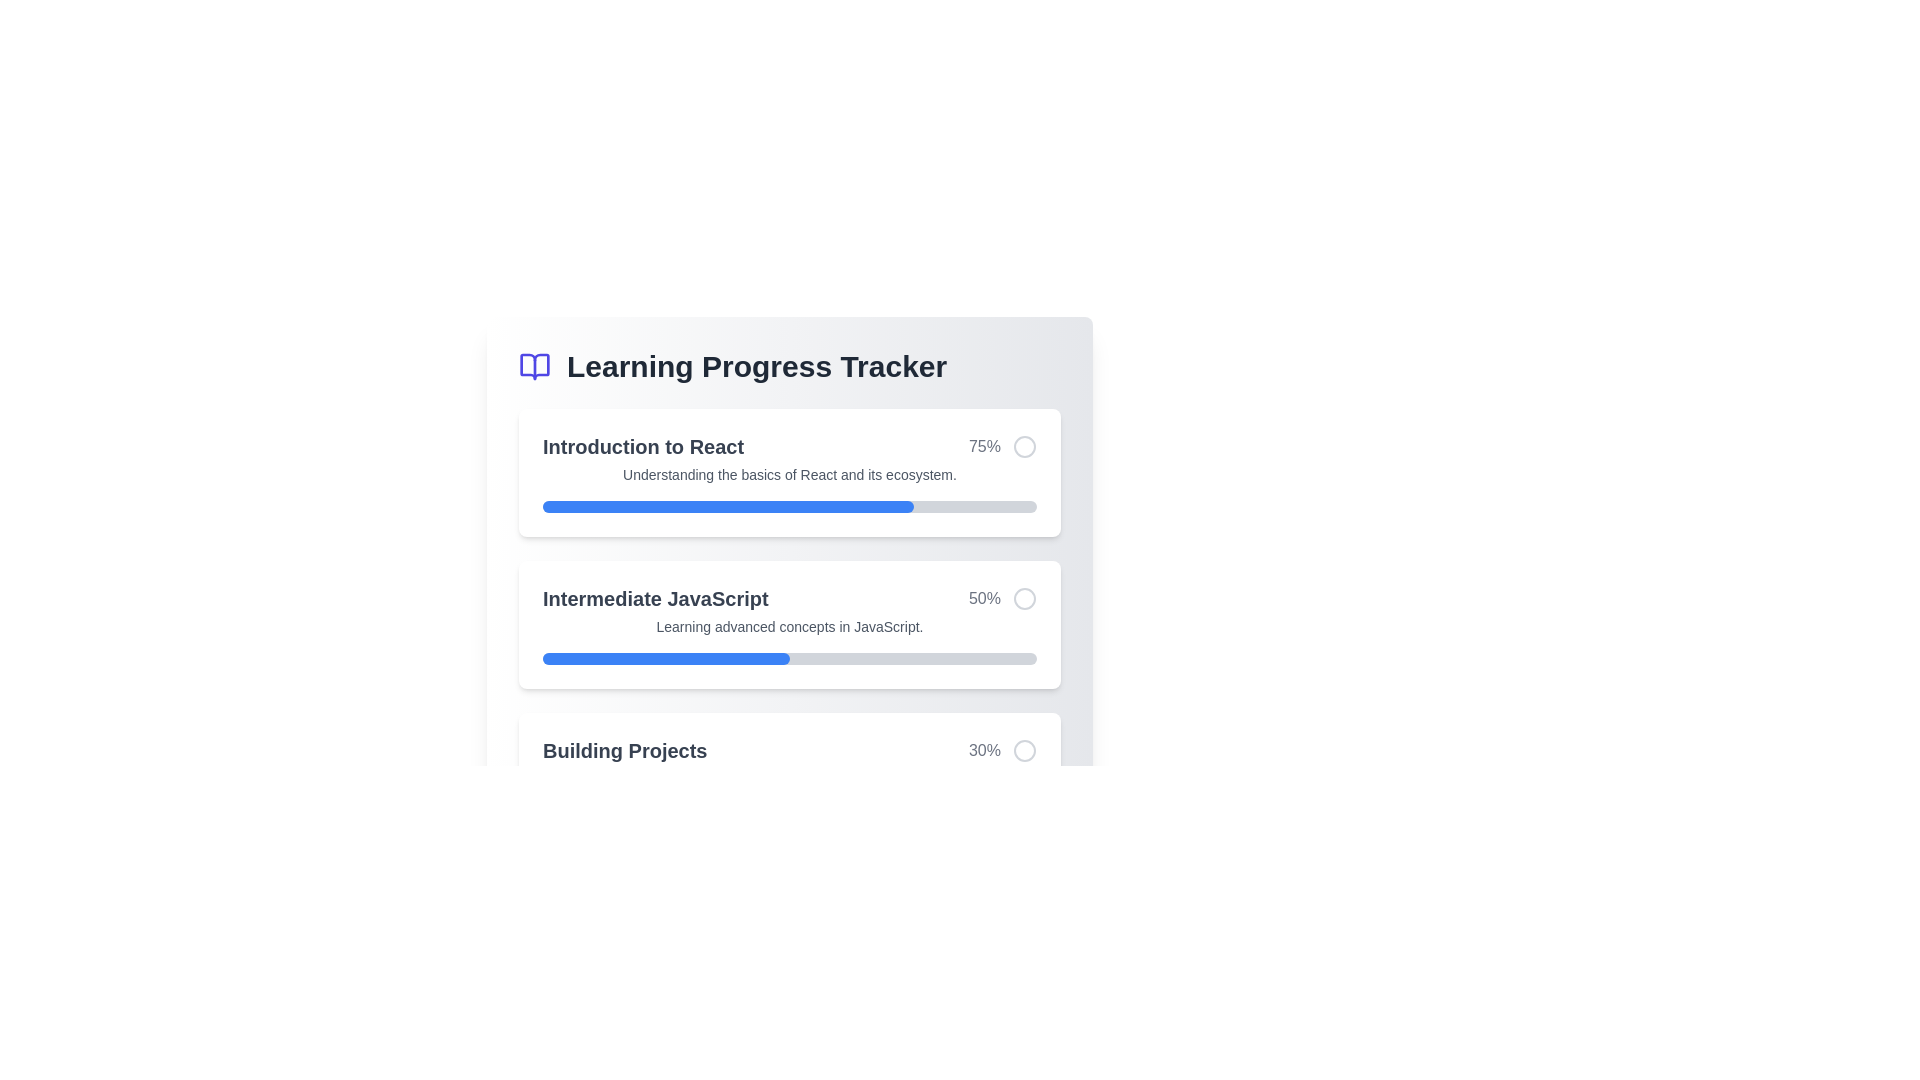 Image resolution: width=1920 pixels, height=1080 pixels. What do you see at coordinates (1025, 597) in the screenshot?
I see `circular gray icon representing a progress tracker, located to the right of the 'Intermediate JavaScript' item` at bounding box center [1025, 597].